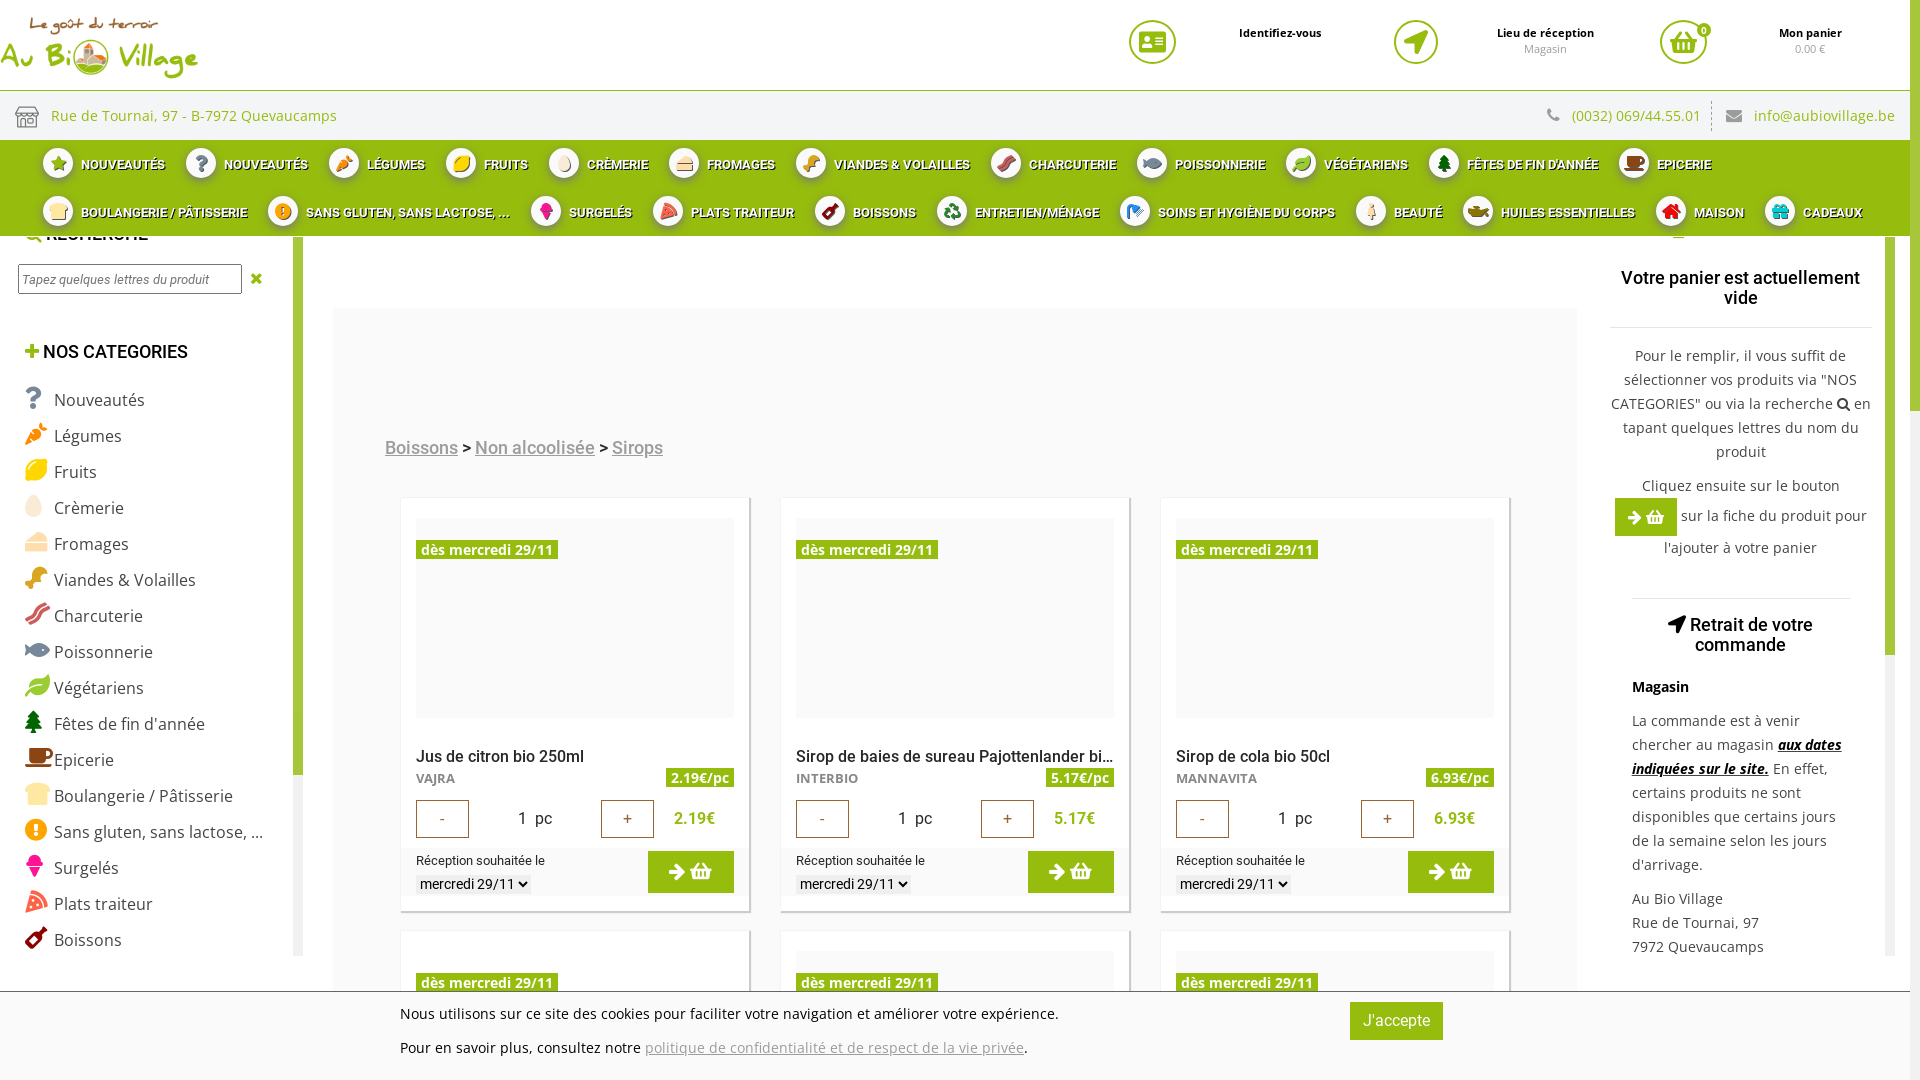 The height and width of the screenshot is (1080, 1920). What do you see at coordinates (484, 157) in the screenshot?
I see `'FRUITS'` at bounding box center [484, 157].